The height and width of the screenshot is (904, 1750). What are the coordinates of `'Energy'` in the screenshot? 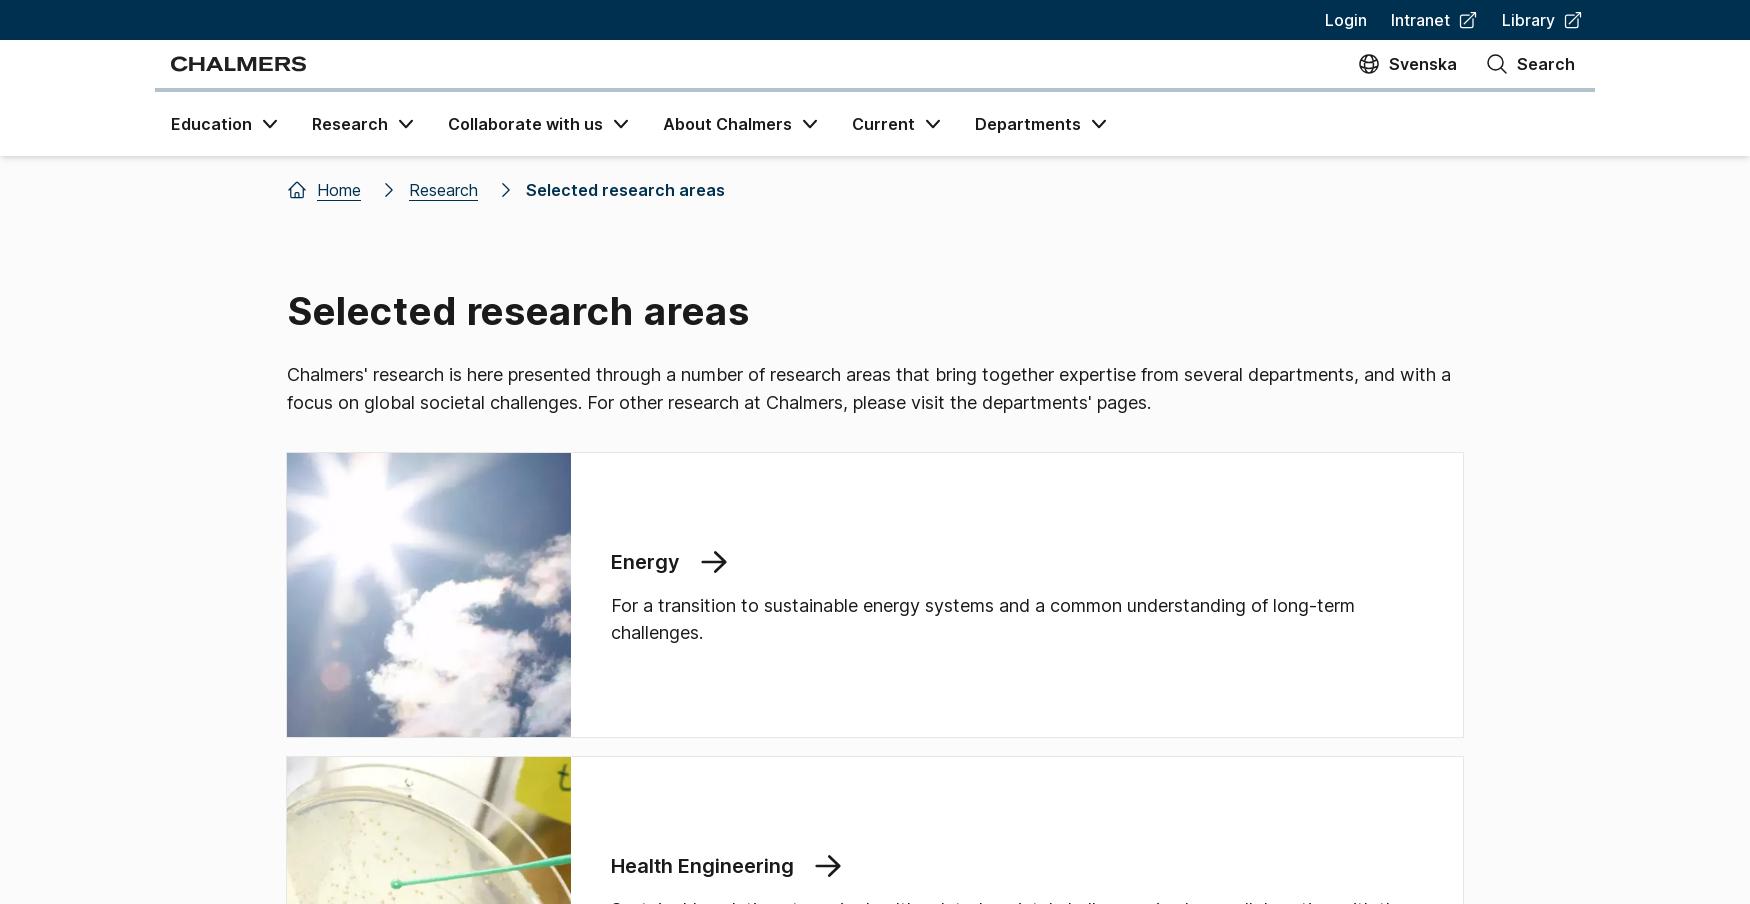 It's located at (644, 562).